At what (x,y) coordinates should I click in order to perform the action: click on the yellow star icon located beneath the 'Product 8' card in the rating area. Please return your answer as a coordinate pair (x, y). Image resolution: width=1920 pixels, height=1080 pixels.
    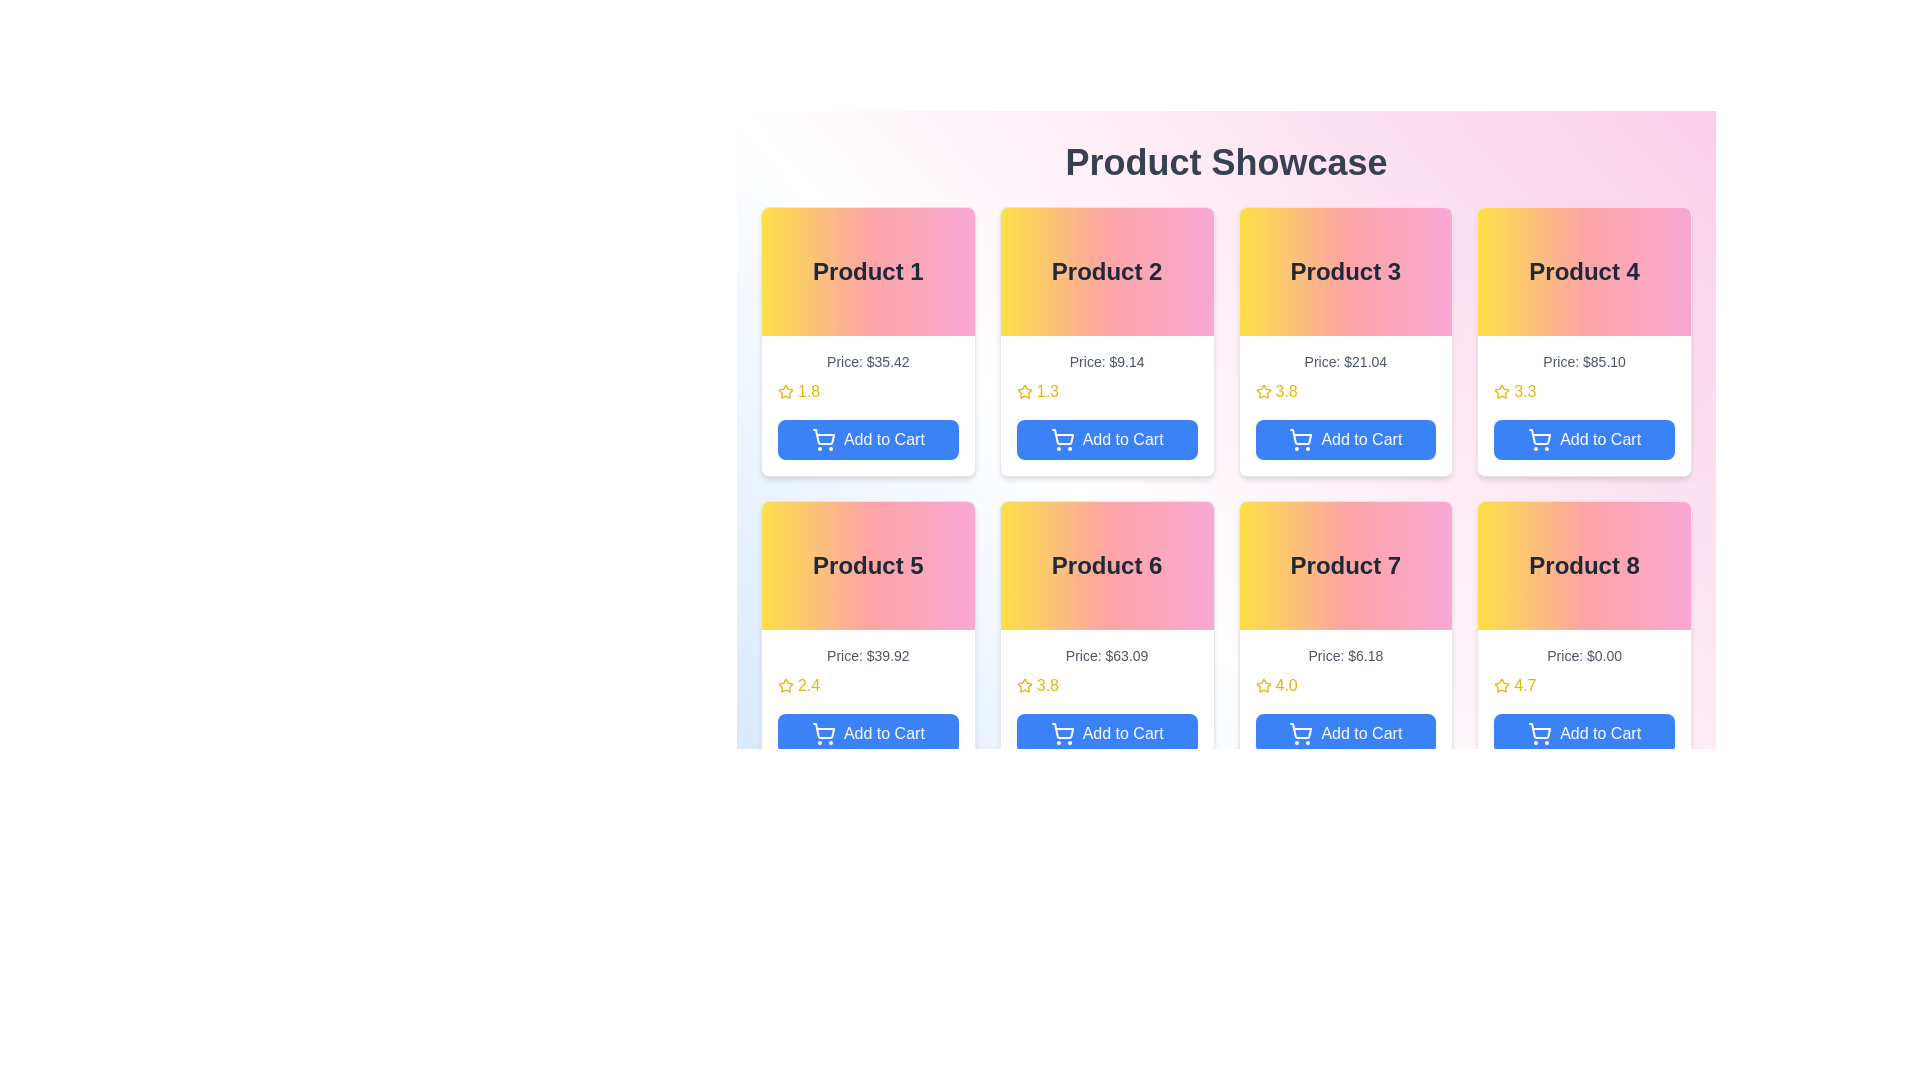
    Looking at the image, I should click on (1502, 684).